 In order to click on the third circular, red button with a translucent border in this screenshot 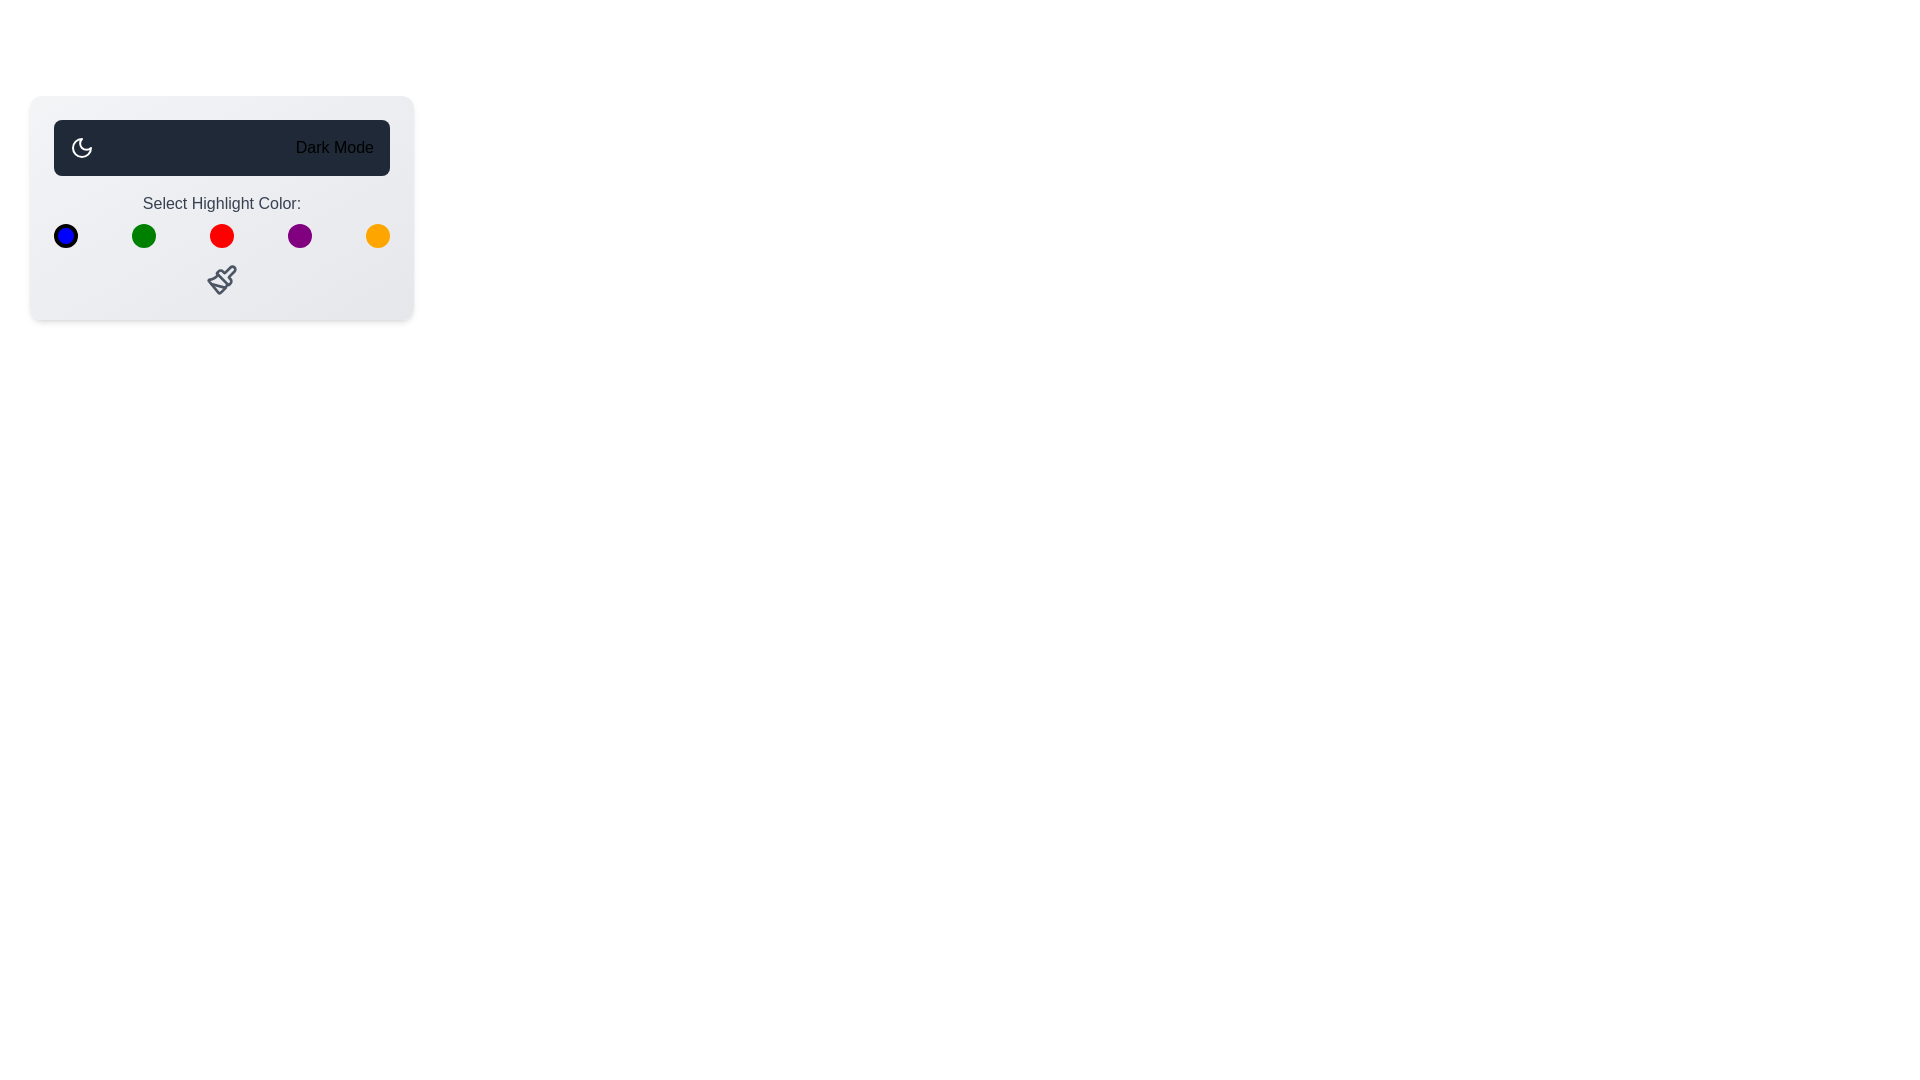, I will do `click(221, 234)`.